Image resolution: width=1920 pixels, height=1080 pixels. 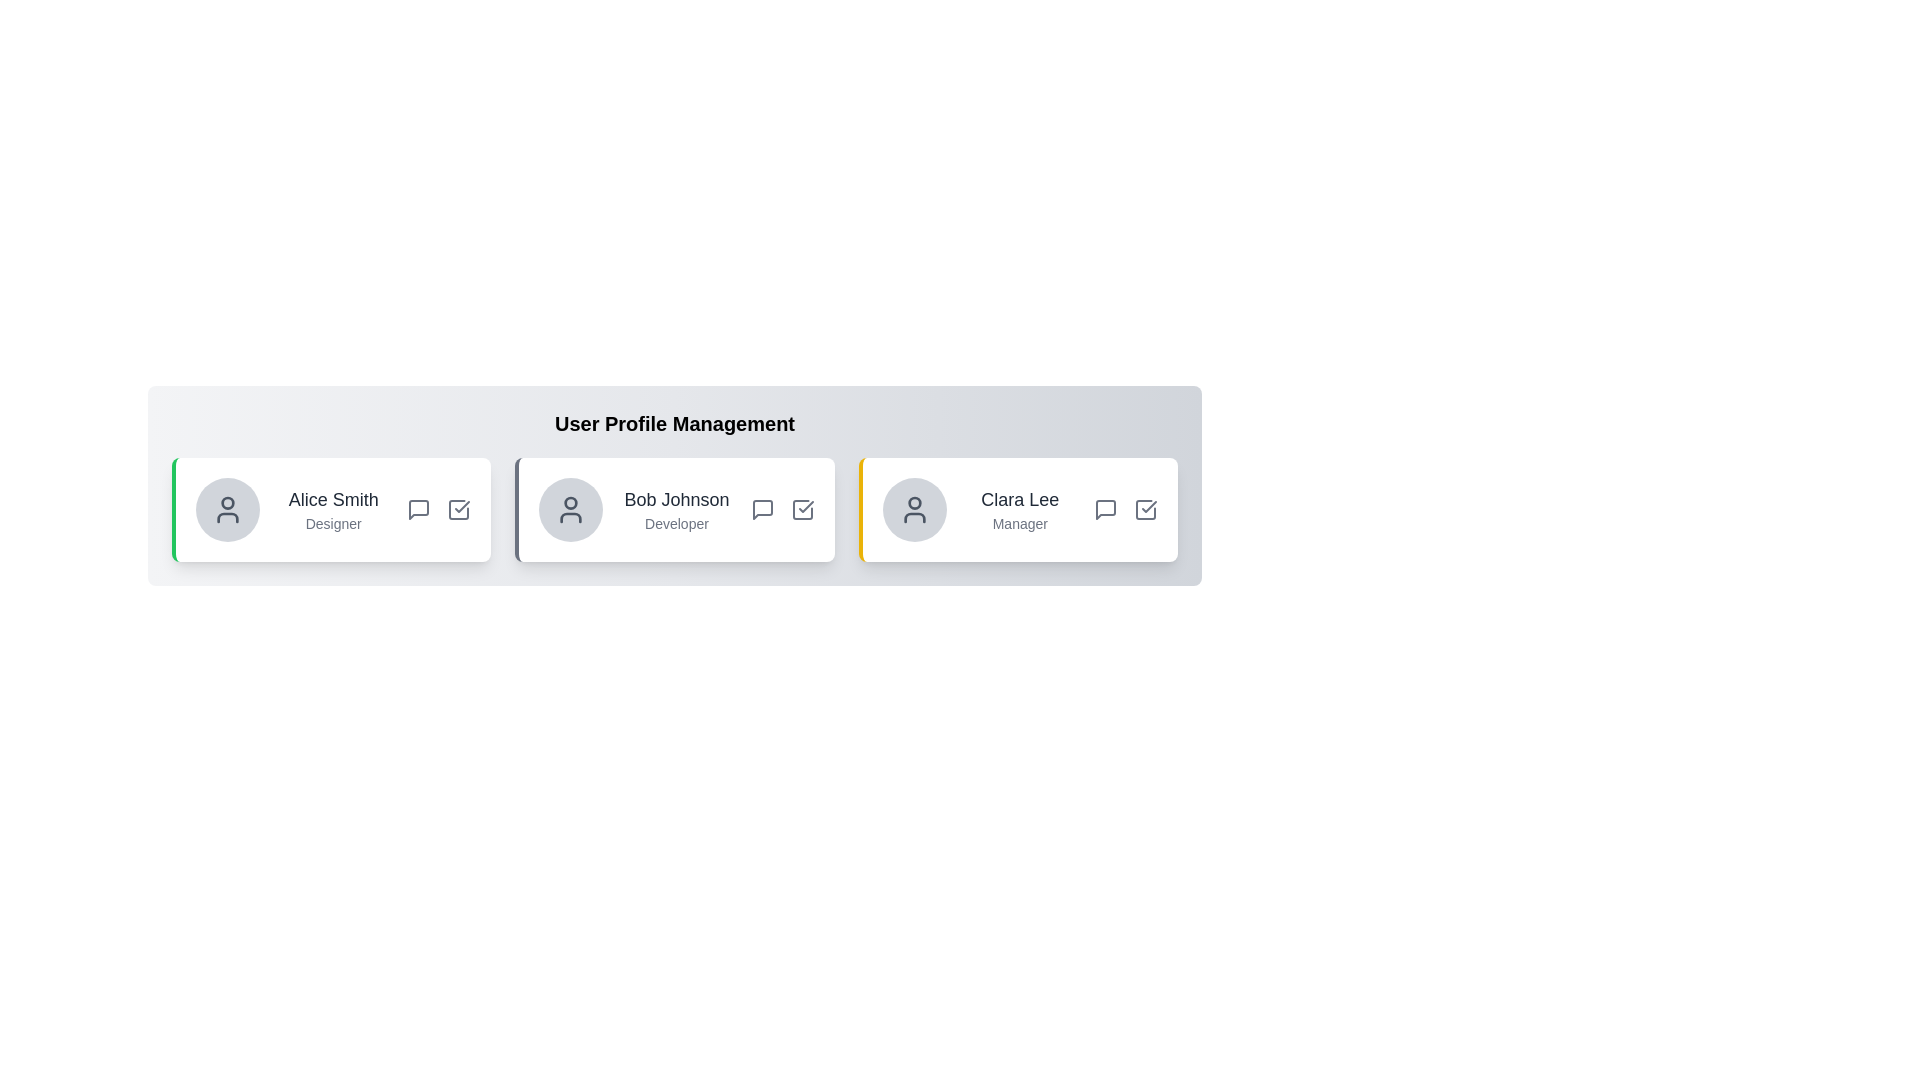 What do you see at coordinates (676, 508) in the screenshot?
I see `the text display showing 'Bob Johnson' and 'Developer' in a card layout, positioned centrally within the middle card of the user profile row` at bounding box center [676, 508].